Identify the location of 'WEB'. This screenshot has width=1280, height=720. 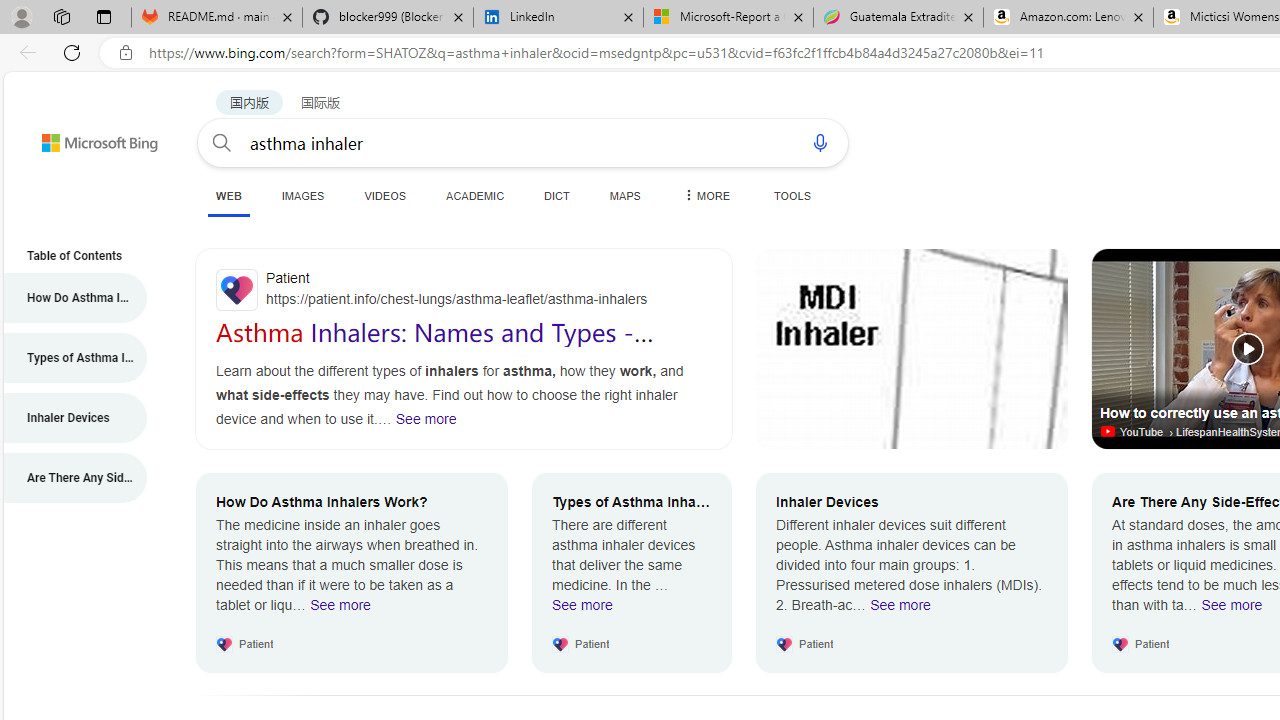
(228, 195).